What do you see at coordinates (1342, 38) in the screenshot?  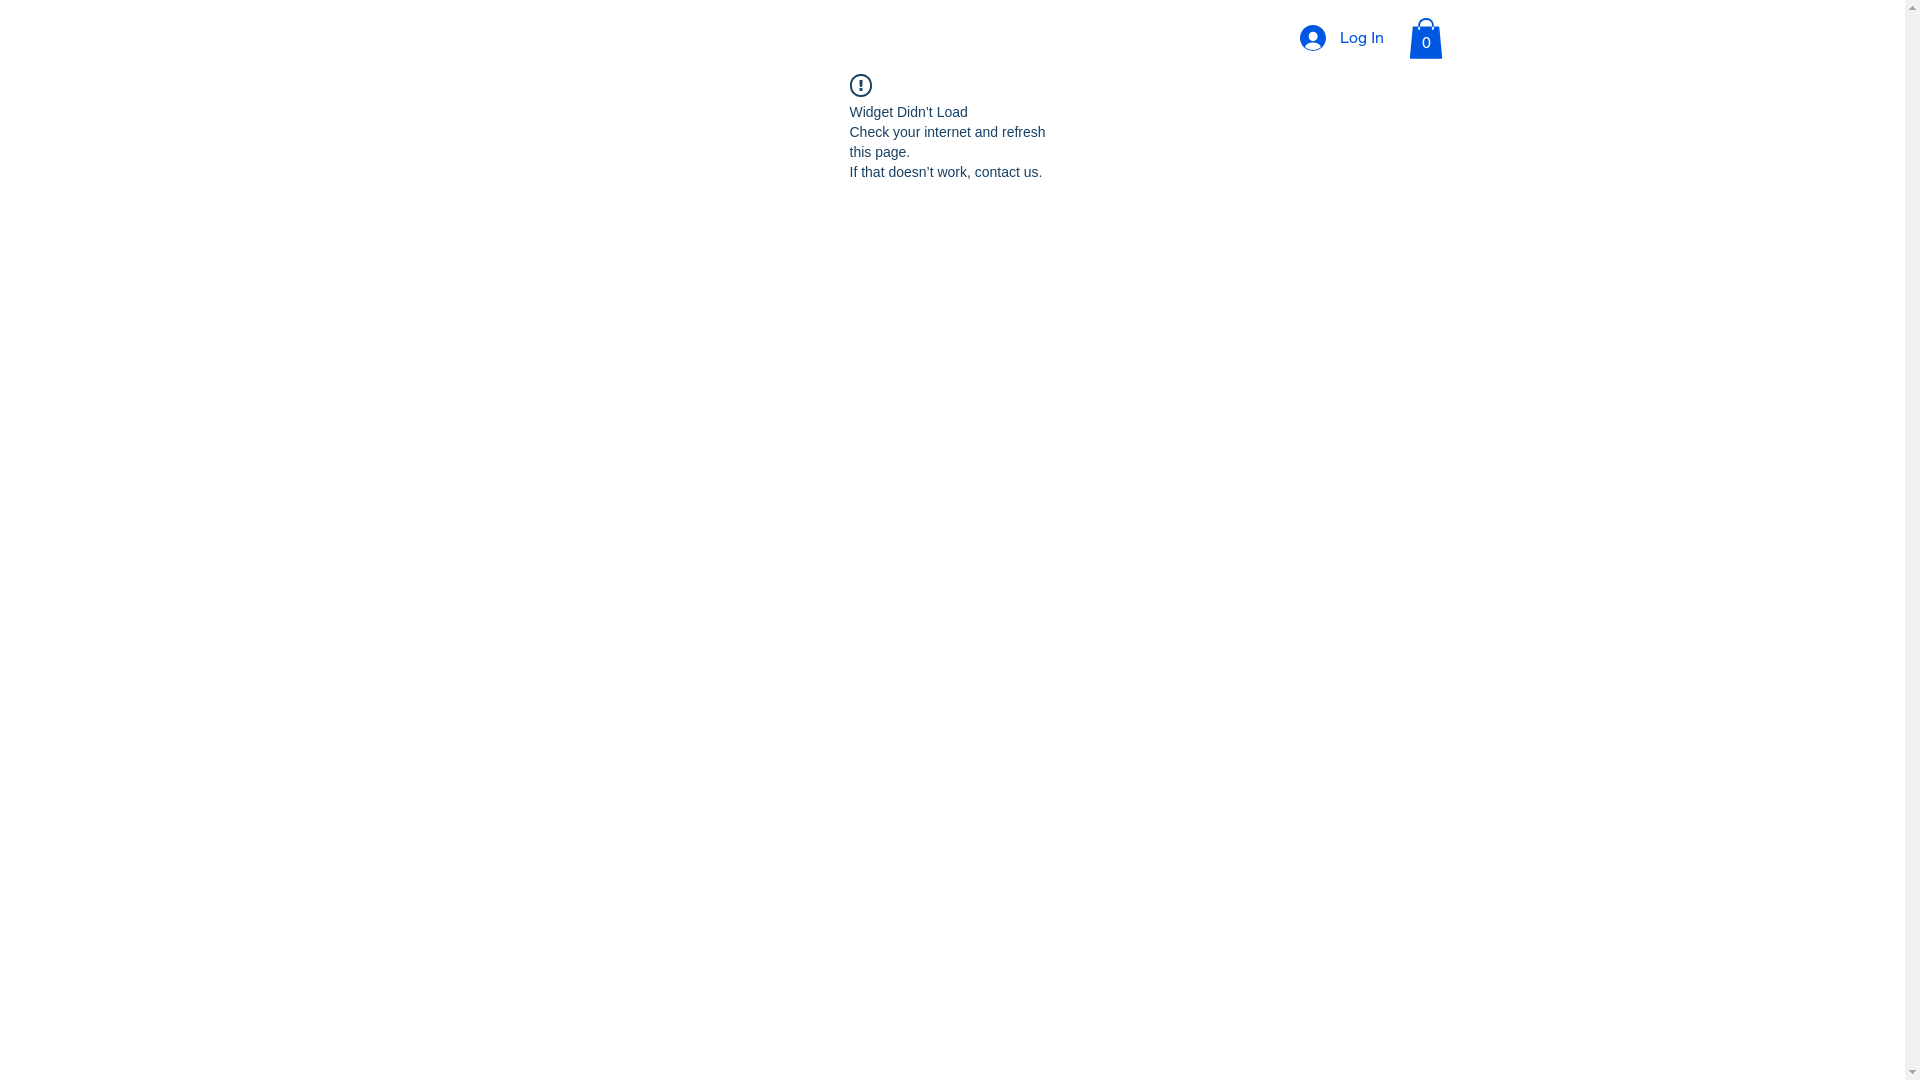 I see `'Log In'` at bounding box center [1342, 38].